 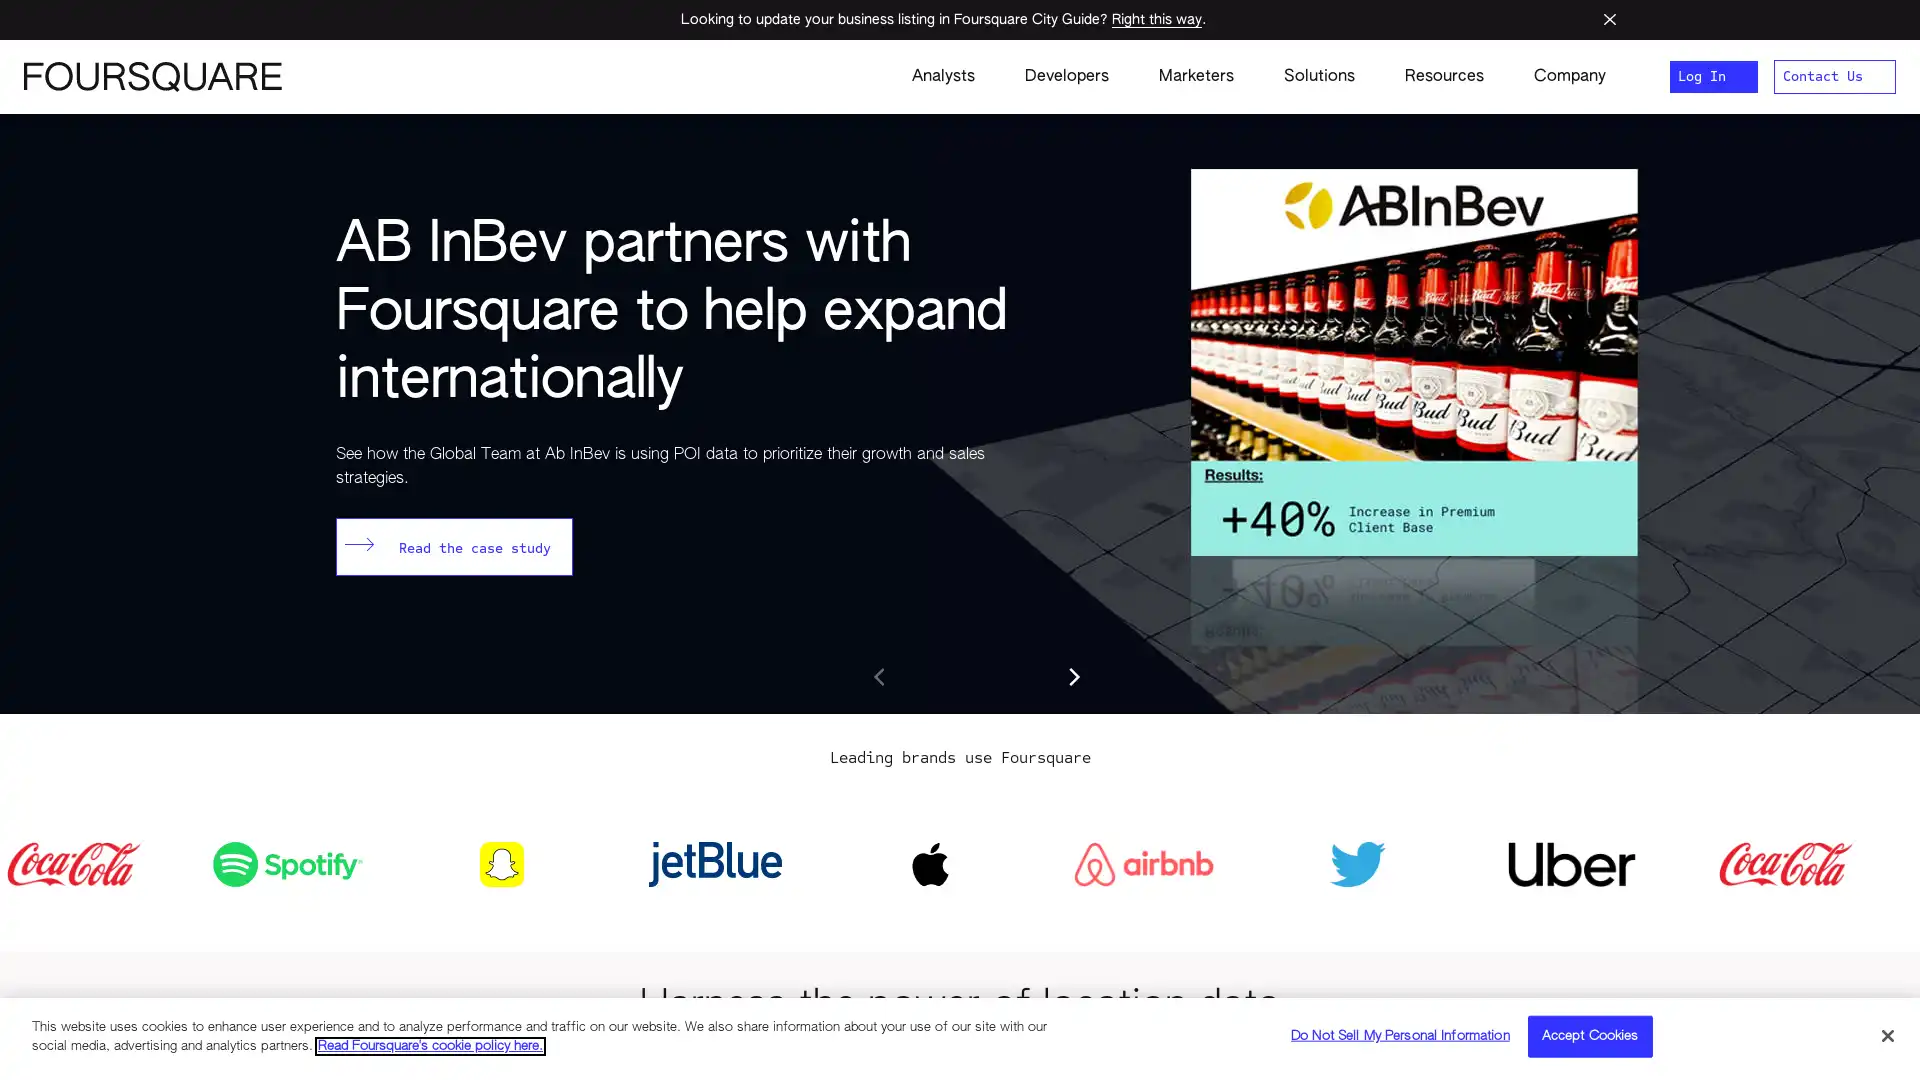 What do you see at coordinates (1072, 676) in the screenshot?
I see `Next` at bounding box center [1072, 676].